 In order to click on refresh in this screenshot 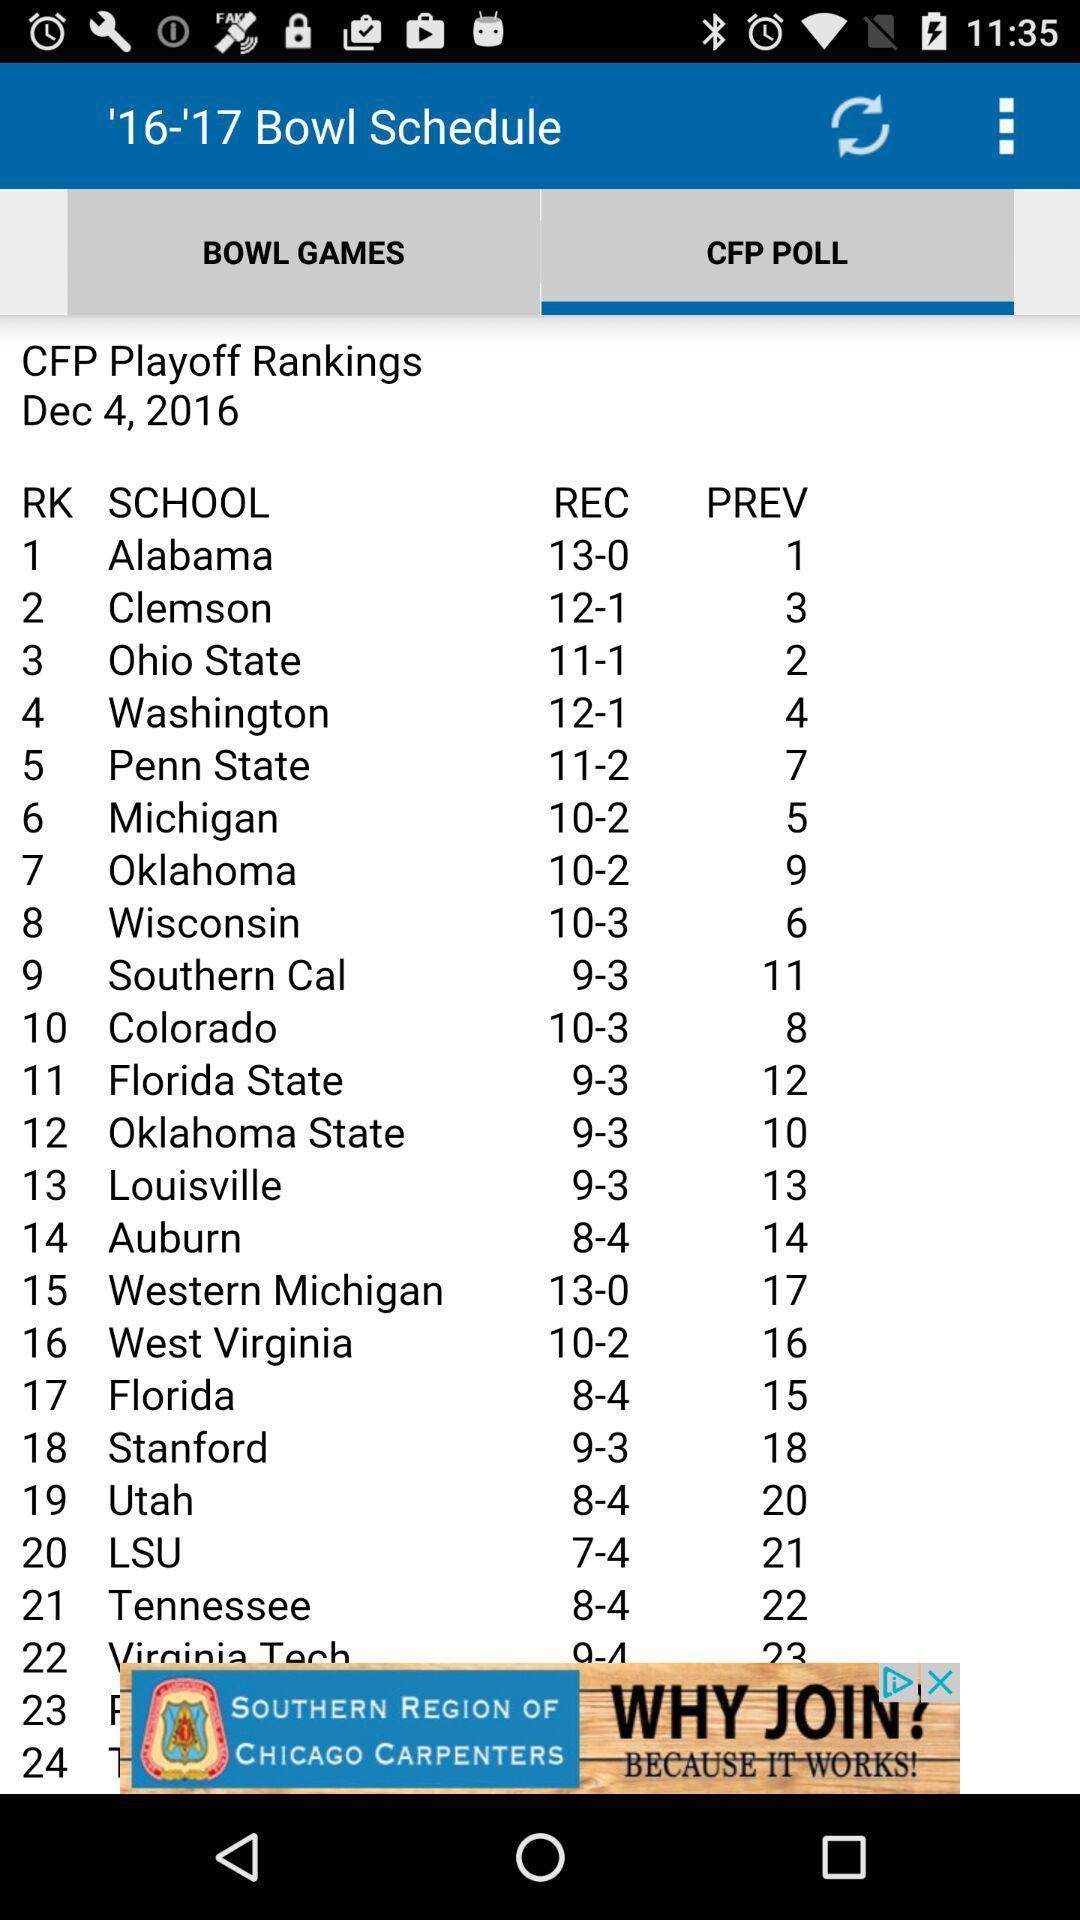, I will do `click(858, 124)`.